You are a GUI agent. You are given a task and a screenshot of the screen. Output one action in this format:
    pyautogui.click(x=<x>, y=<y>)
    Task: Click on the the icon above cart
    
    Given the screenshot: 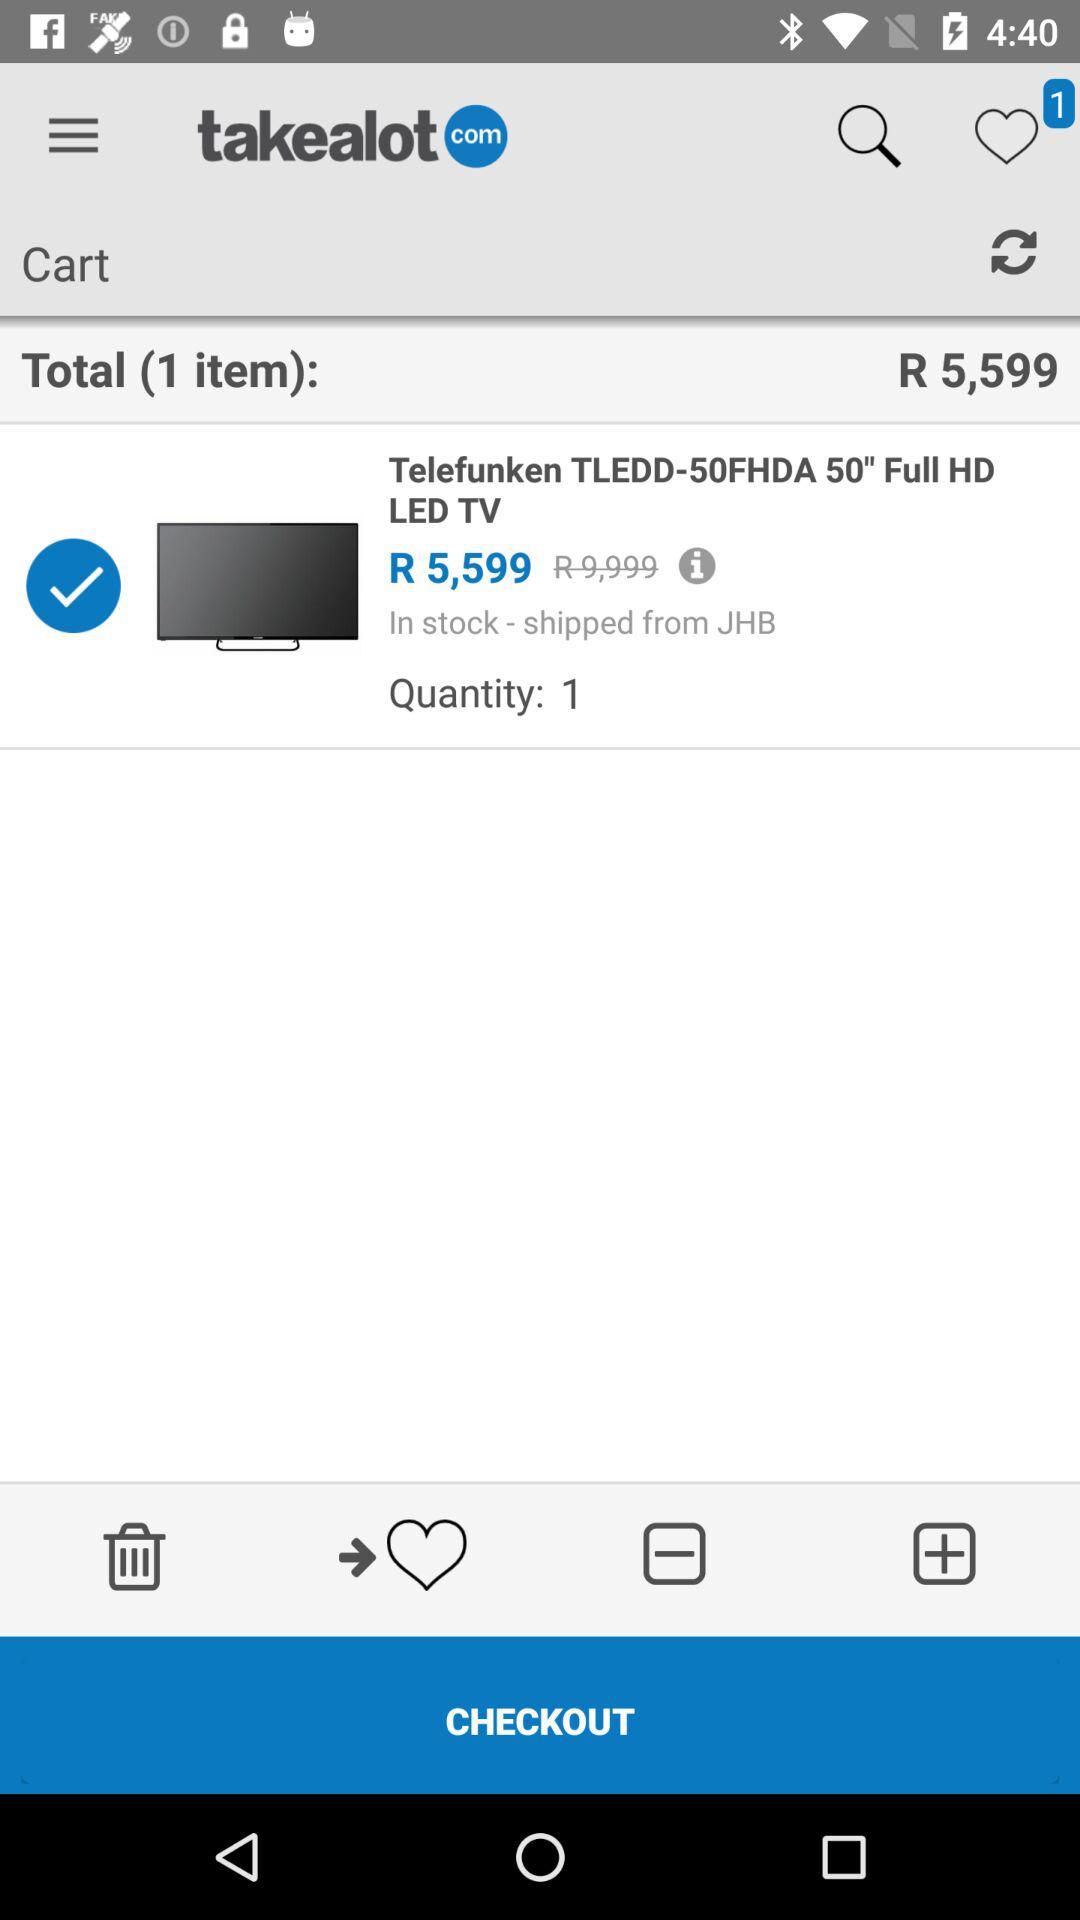 What is the action you would take?
    pyautogui.click(x=72, y=135)
    